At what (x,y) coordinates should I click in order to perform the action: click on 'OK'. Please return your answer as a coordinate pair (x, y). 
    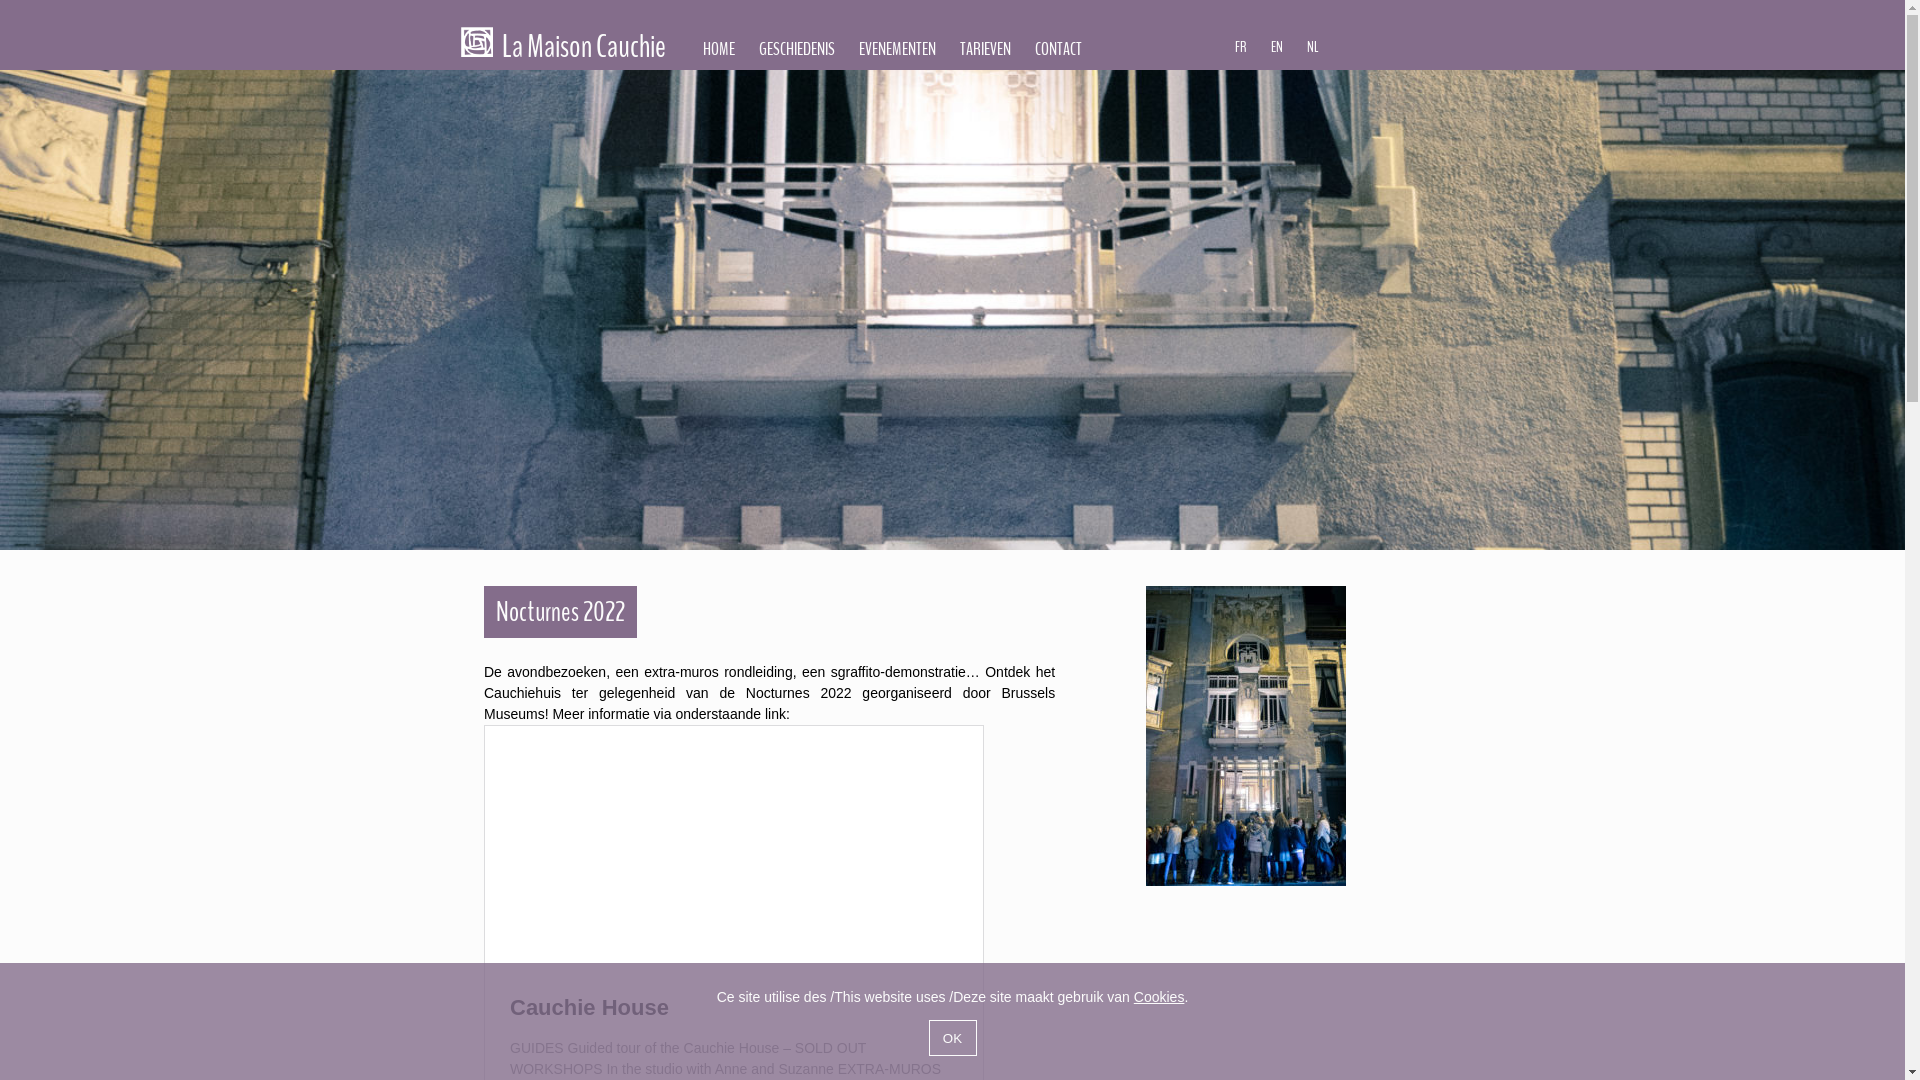
    Looking at the image, I should click on (950, 1036).